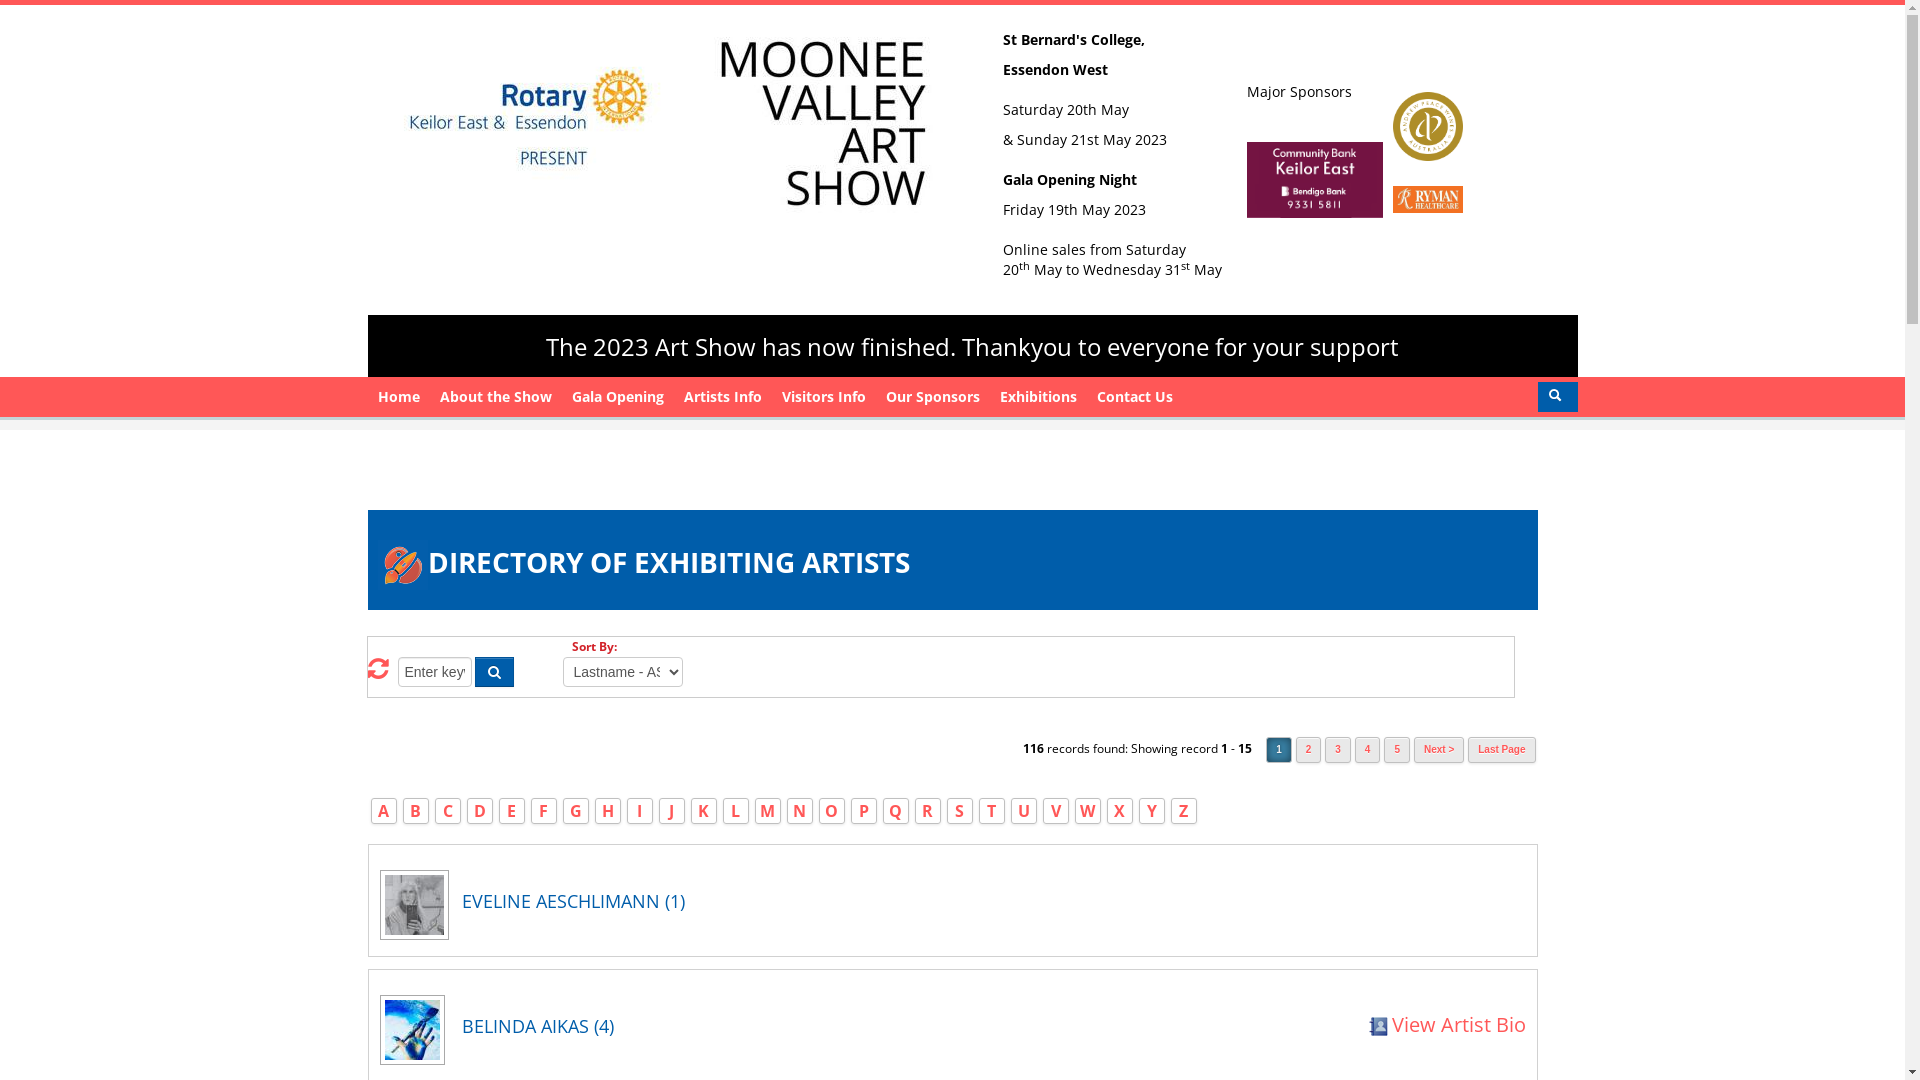  What do you see at coordinates (1367, 749) in the screenshot?
I see `'4'` at bounding box center [1367, 749].